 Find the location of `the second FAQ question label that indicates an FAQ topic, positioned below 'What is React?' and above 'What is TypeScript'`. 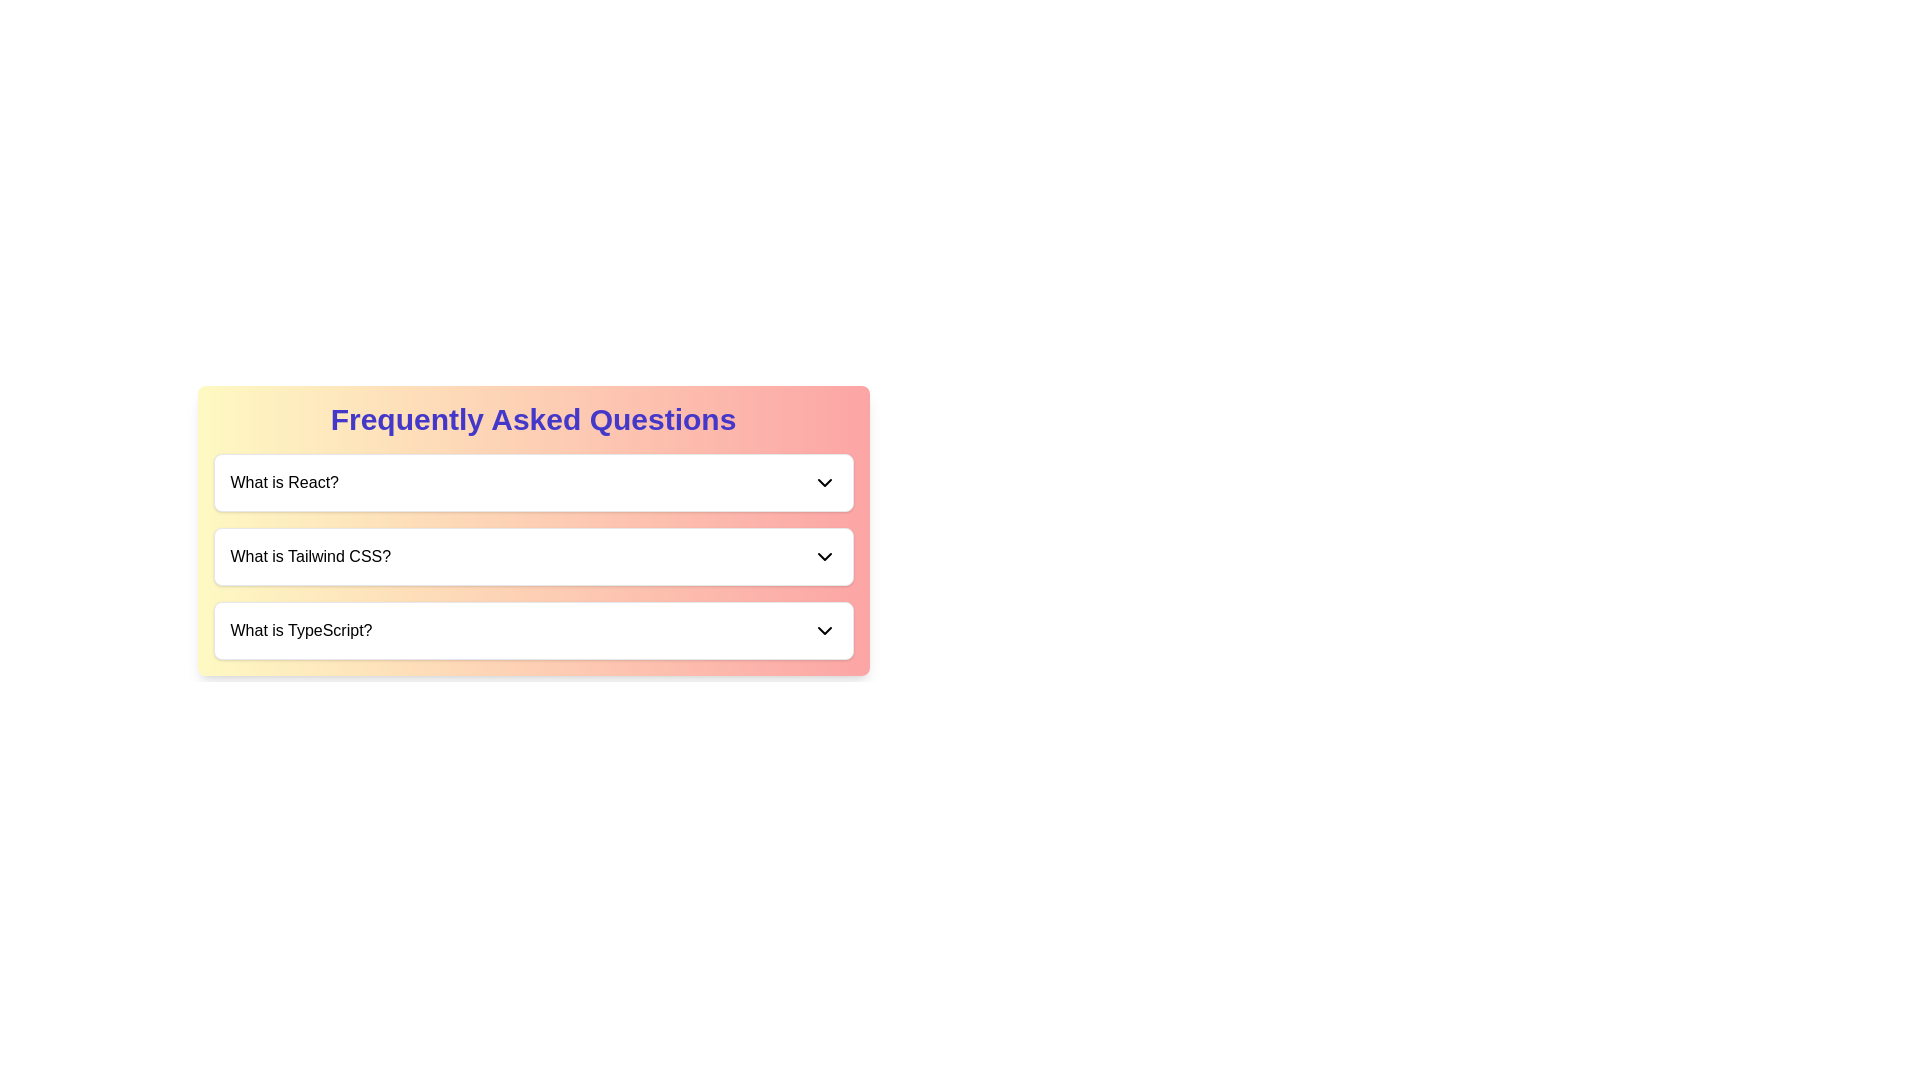

the second FAQ question label that indicates an FAQ topic, positioned below 'What is React?' and above 'What is TypeScript' is located at coordinates (309, 556).